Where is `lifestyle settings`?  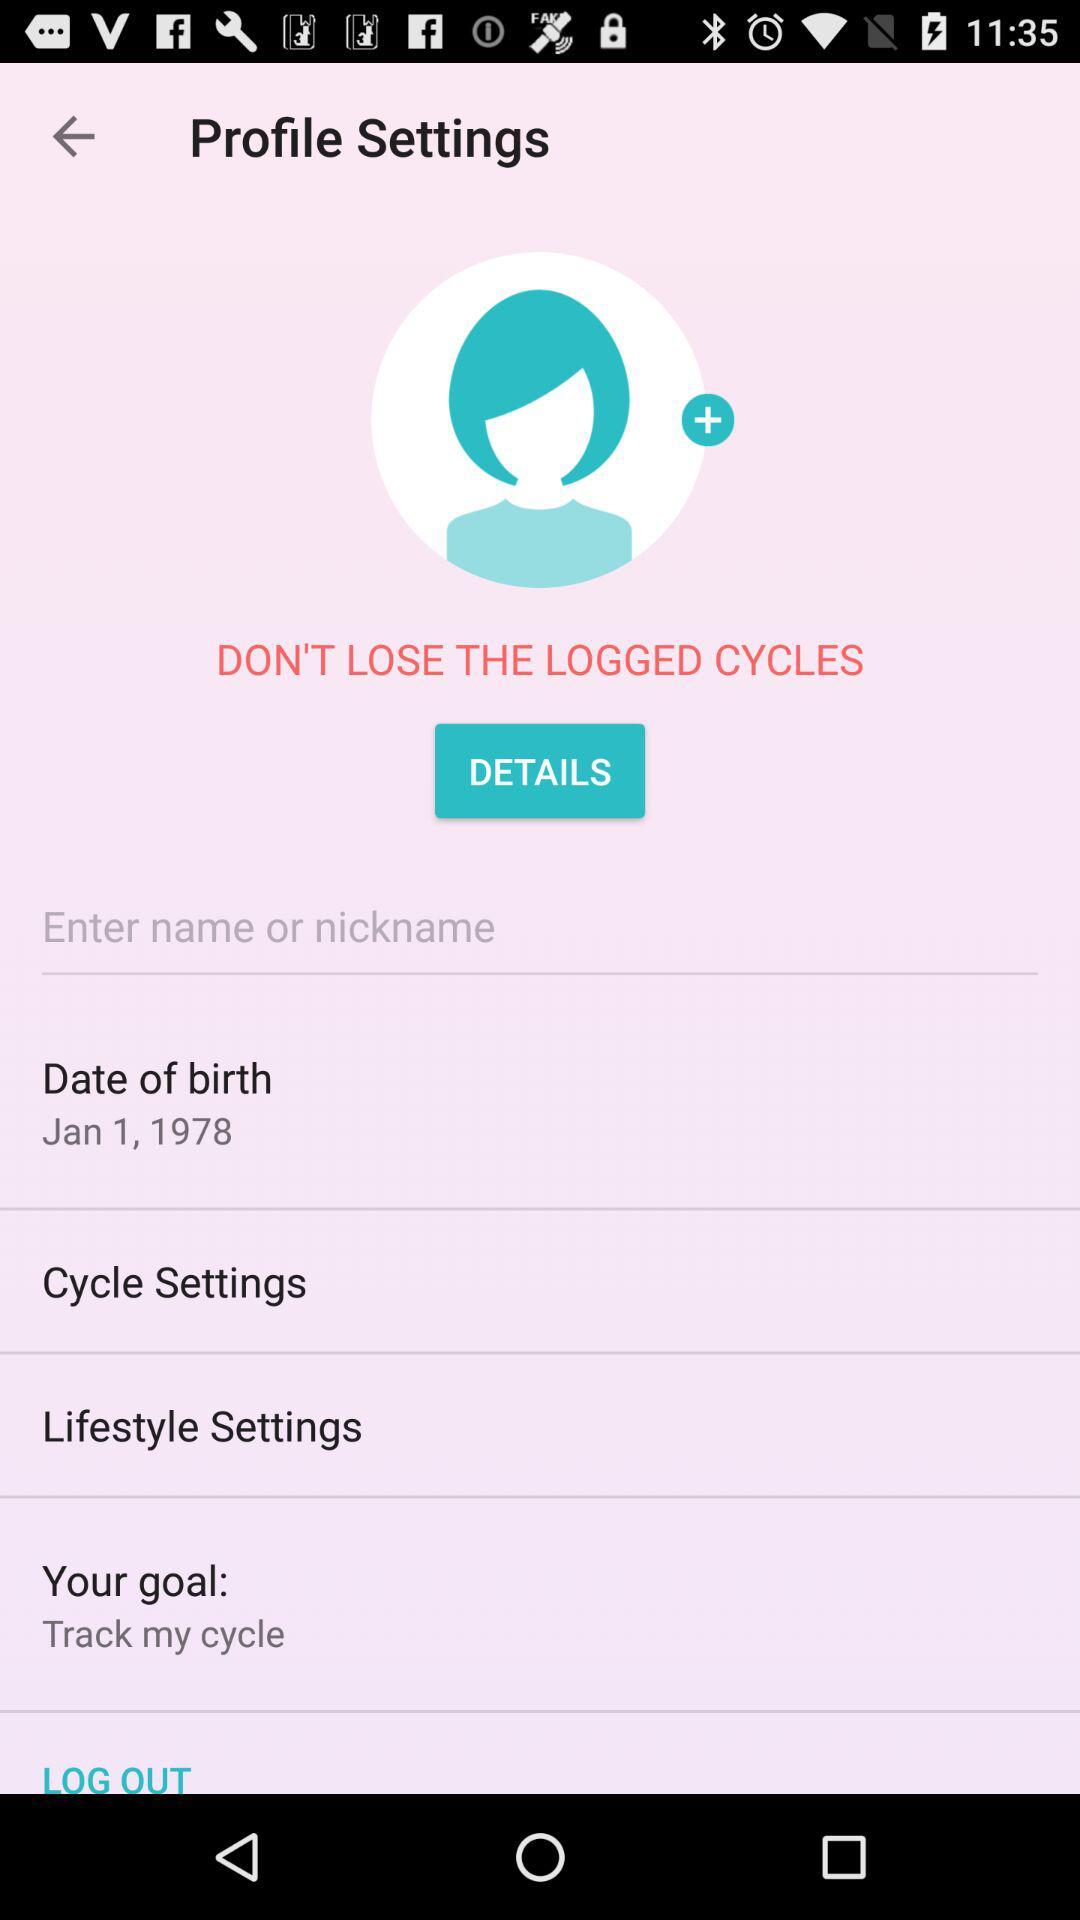
lifestyle settings is located at coordinates (540, 1424).